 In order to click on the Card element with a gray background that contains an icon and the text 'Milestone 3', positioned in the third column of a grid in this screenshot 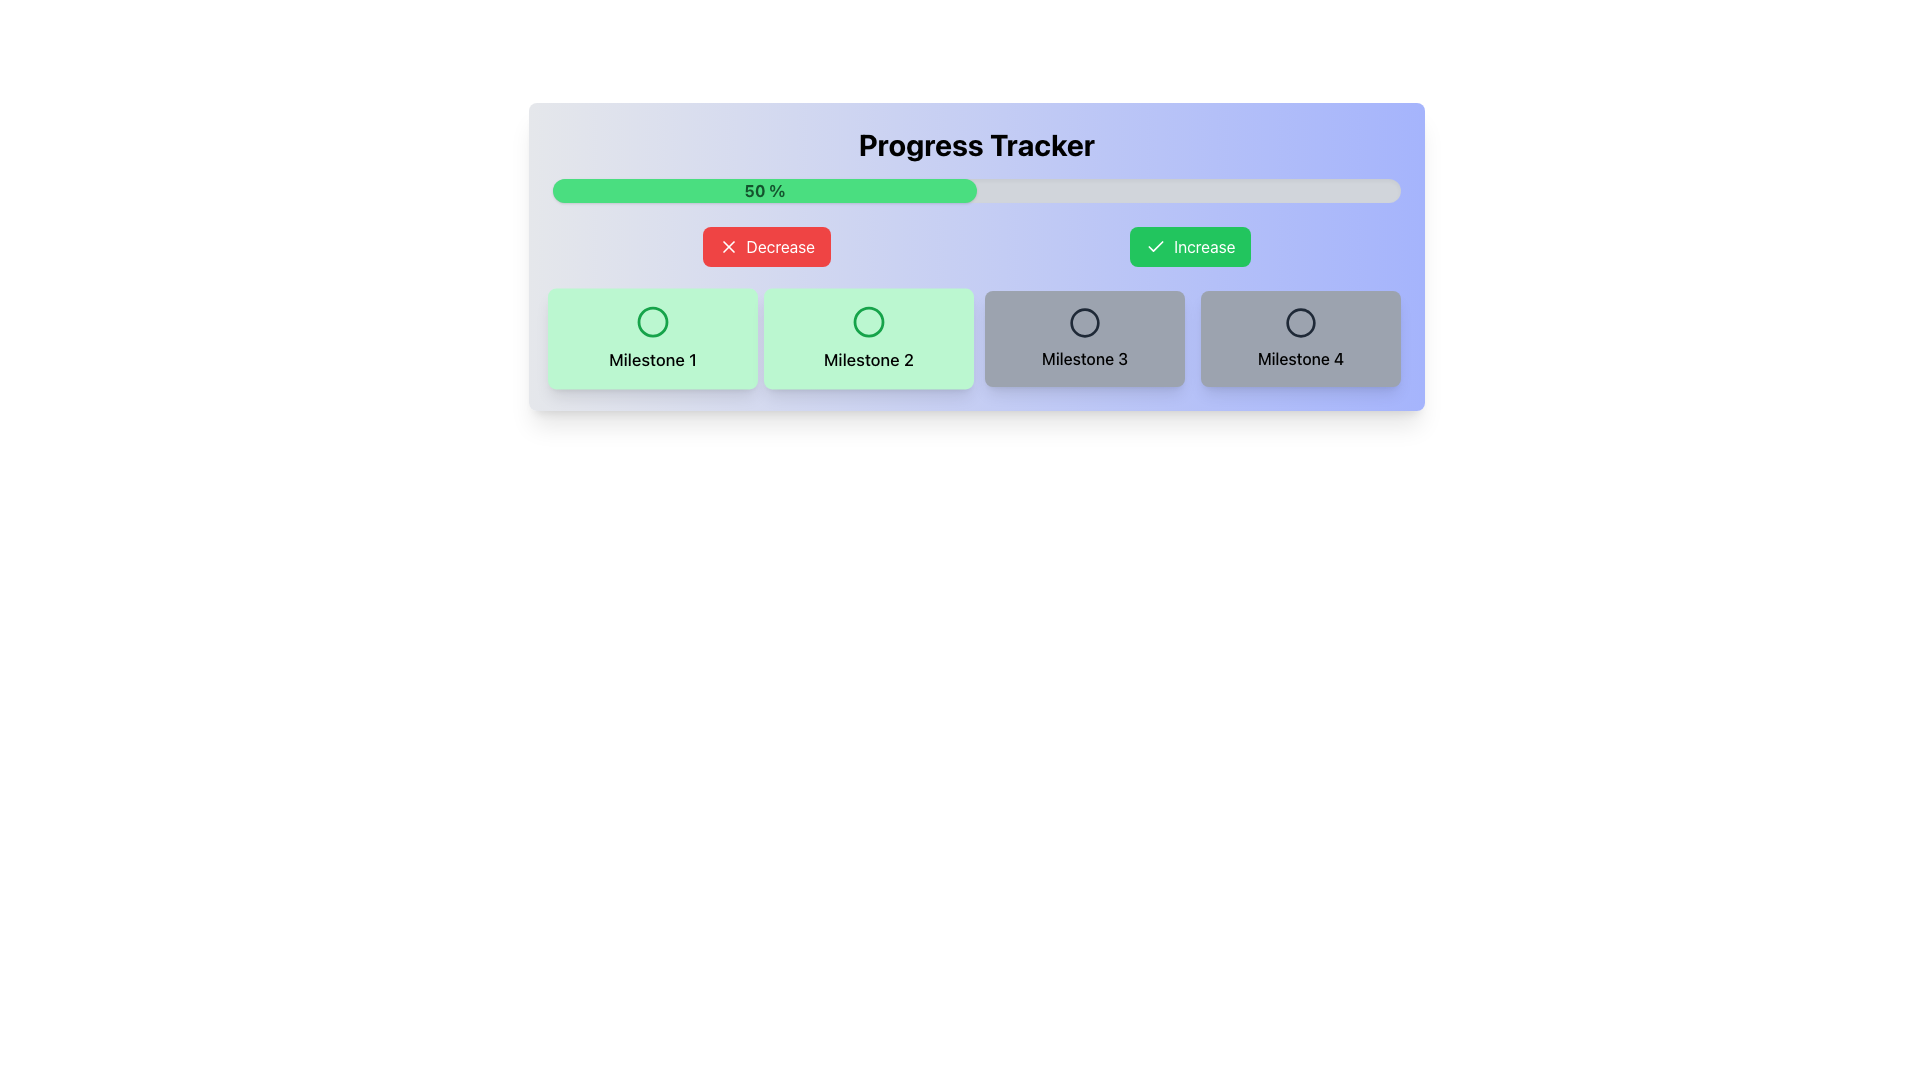, I will do `click(1083, 338)`.